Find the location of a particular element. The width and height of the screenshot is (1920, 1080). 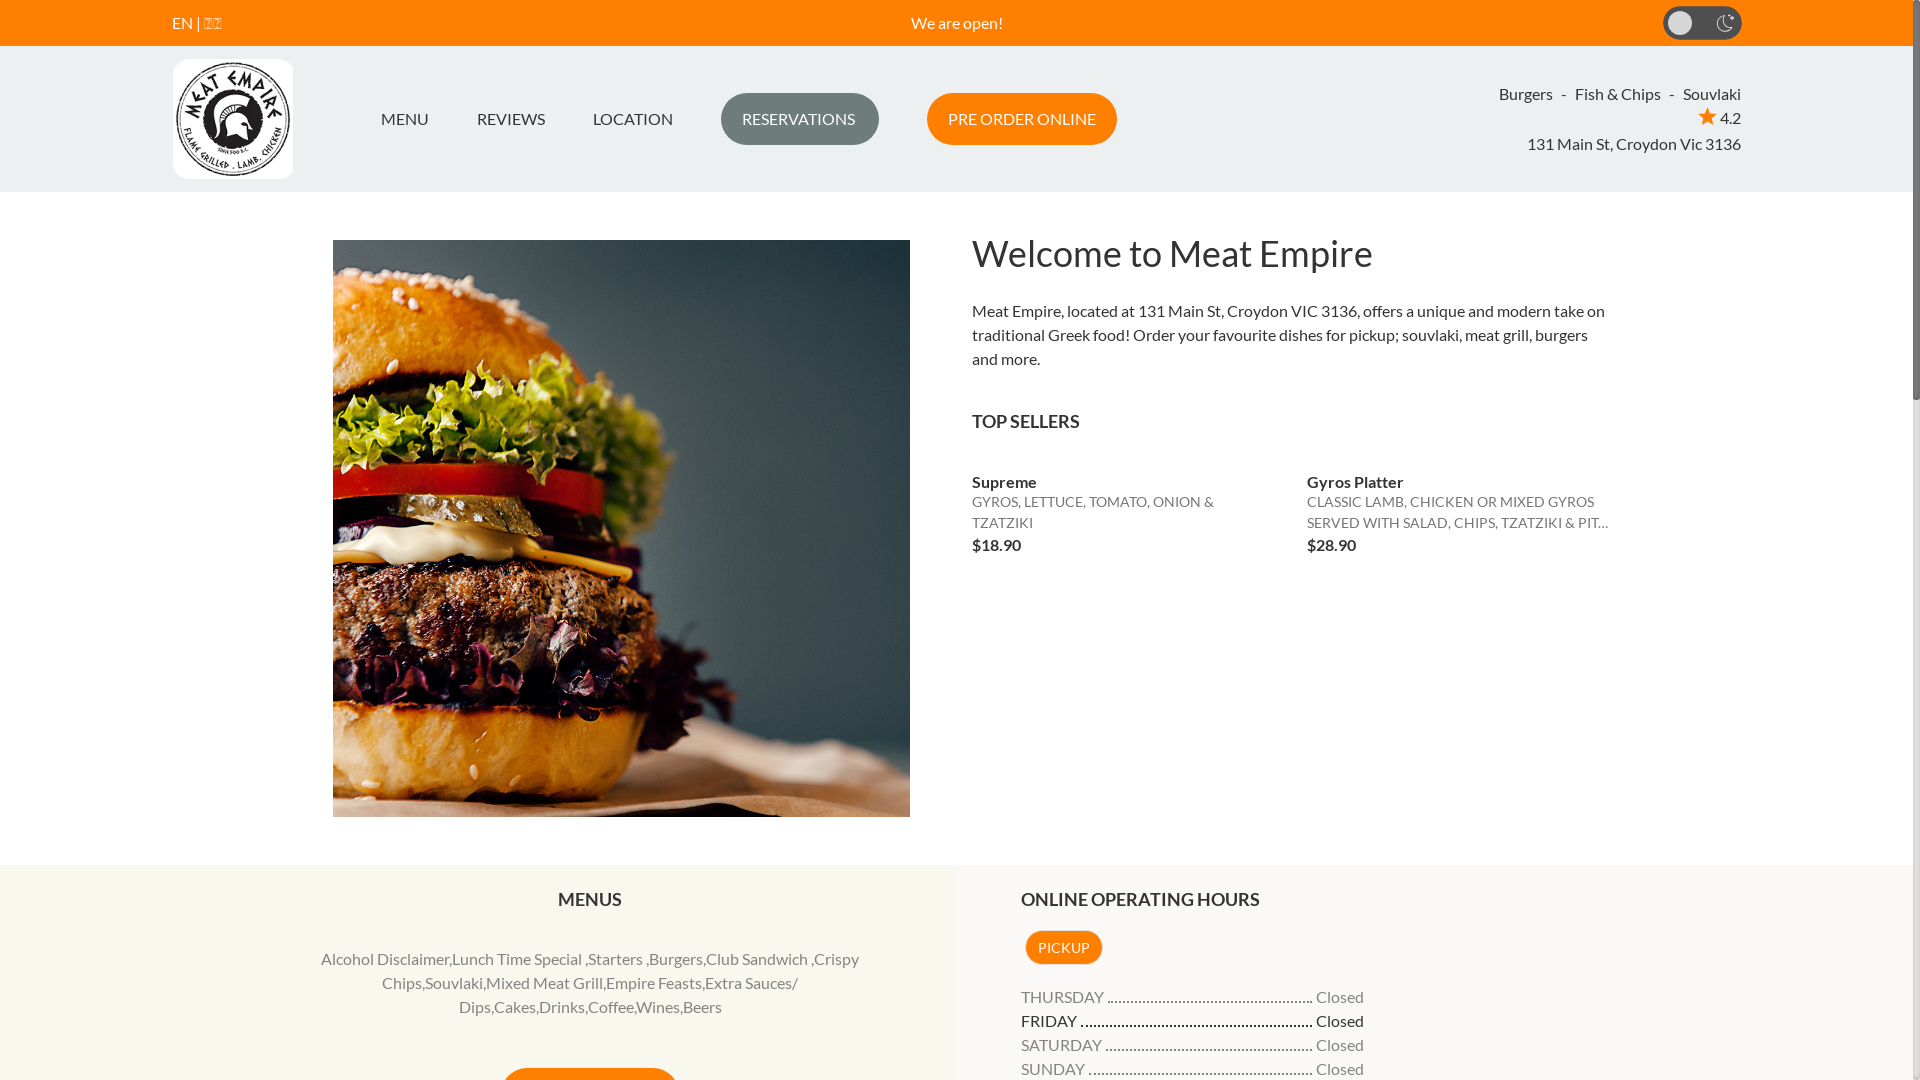

'4.2' is located at coordinates (1718, 117).